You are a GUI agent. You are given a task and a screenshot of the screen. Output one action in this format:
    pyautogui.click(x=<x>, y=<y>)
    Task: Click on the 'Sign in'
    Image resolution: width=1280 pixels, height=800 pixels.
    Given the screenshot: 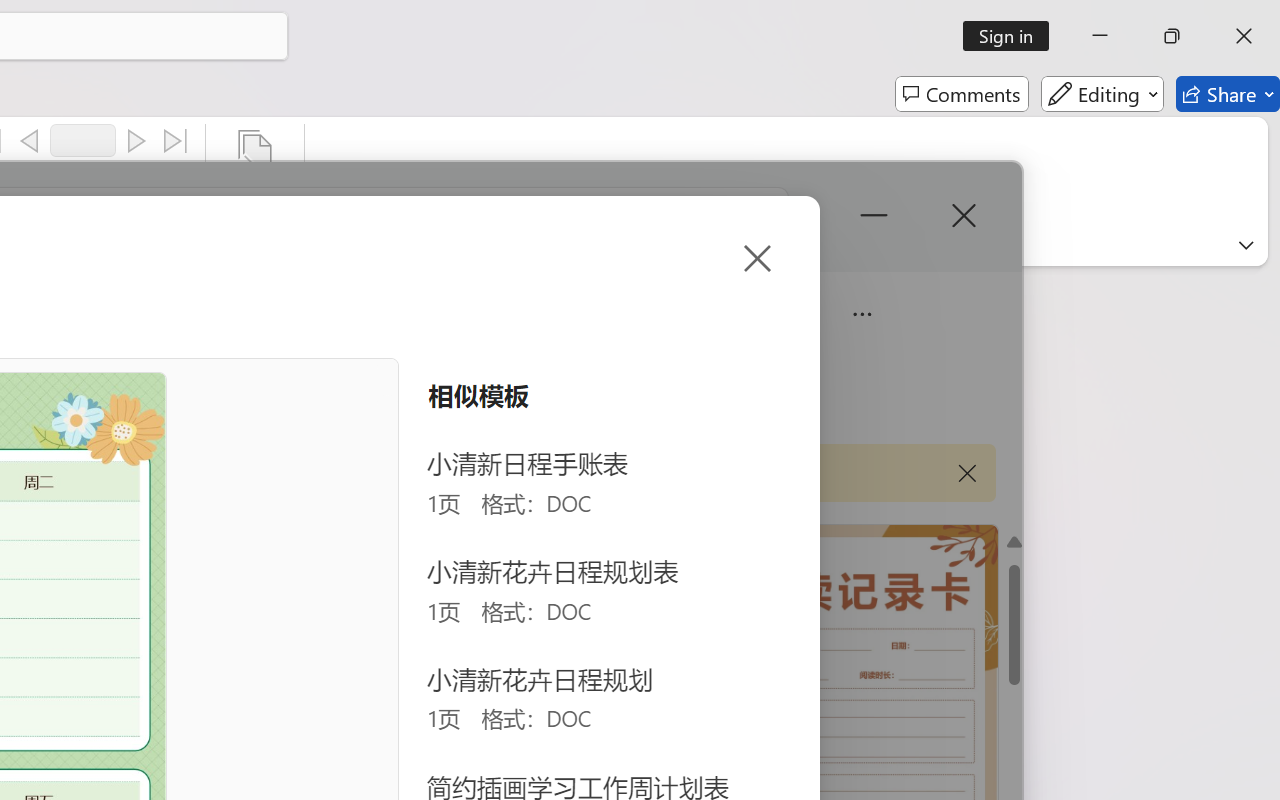 What is the action you would take?
    pyautogui.click(x=1013, y=35)
    